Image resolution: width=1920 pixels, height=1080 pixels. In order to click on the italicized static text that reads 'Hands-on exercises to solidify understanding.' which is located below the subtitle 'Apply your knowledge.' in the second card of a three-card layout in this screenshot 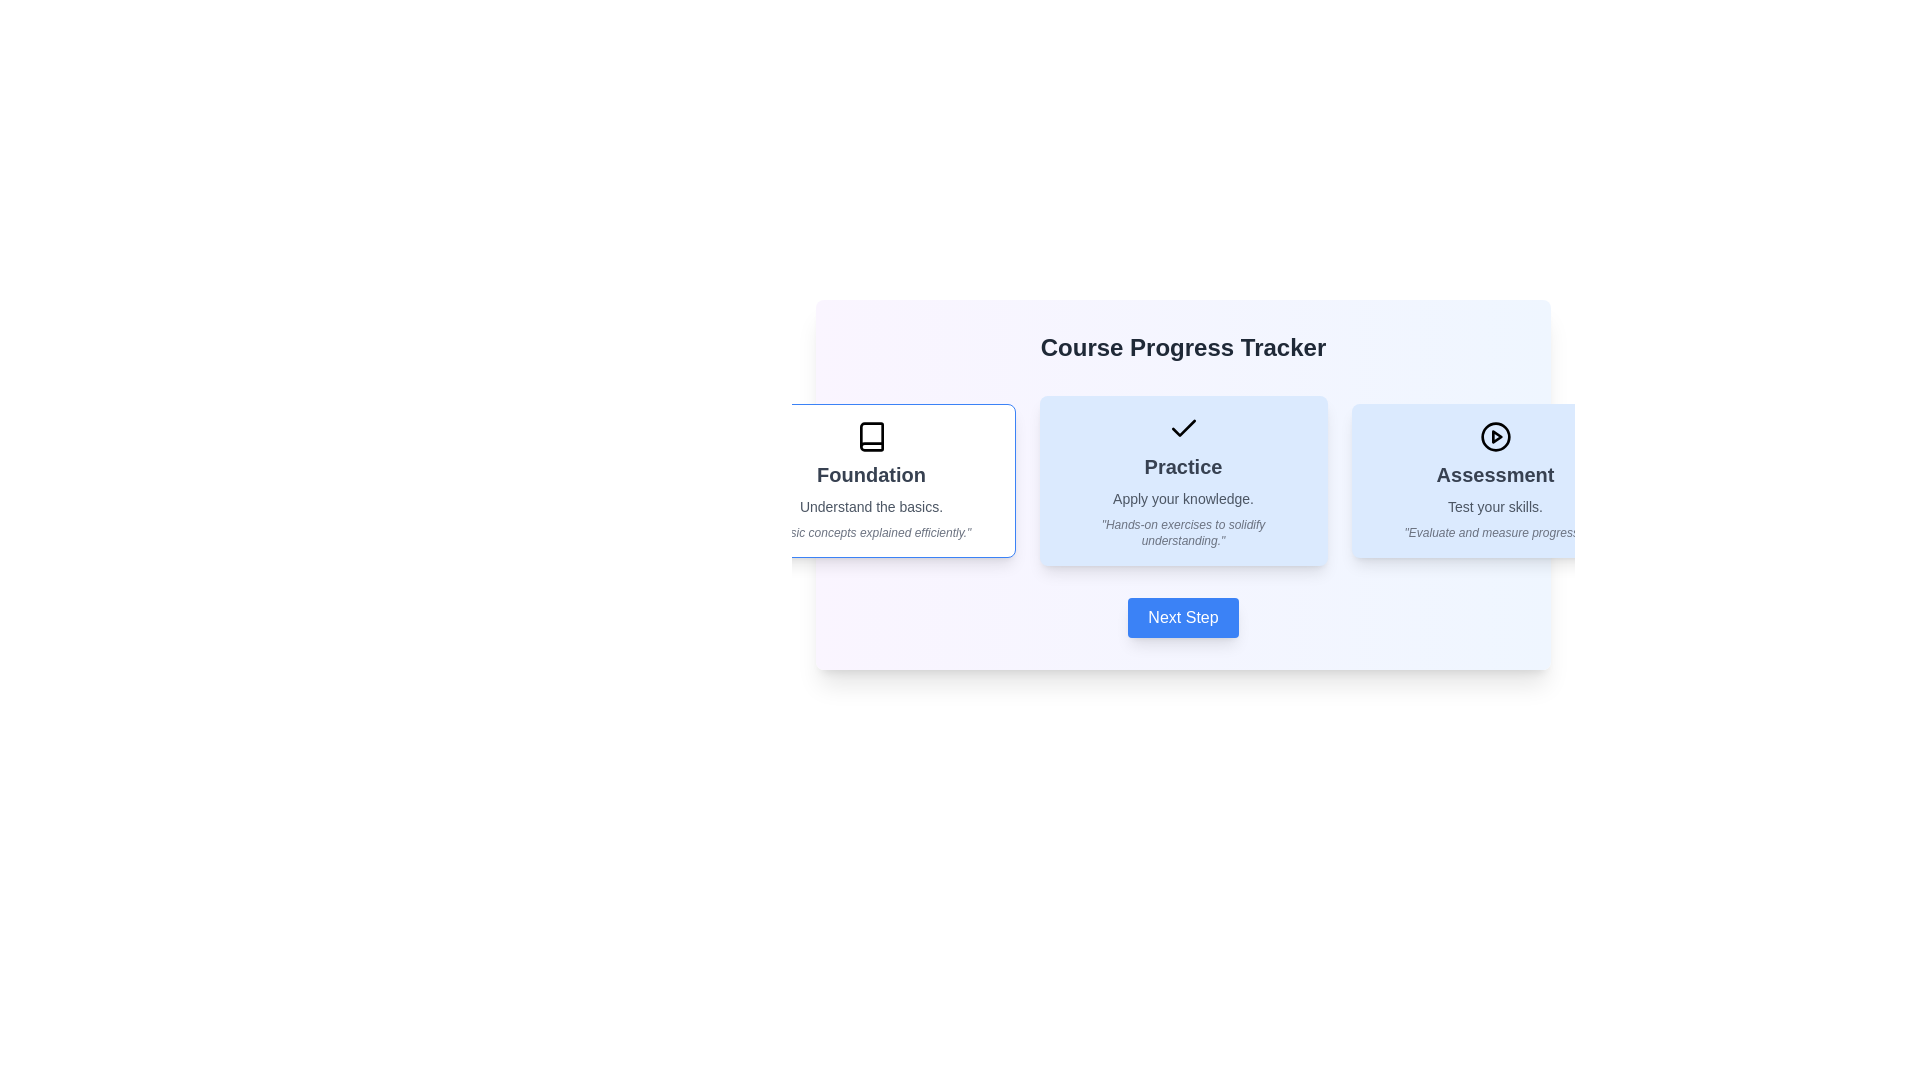, I will do `click(1183, 531)`.